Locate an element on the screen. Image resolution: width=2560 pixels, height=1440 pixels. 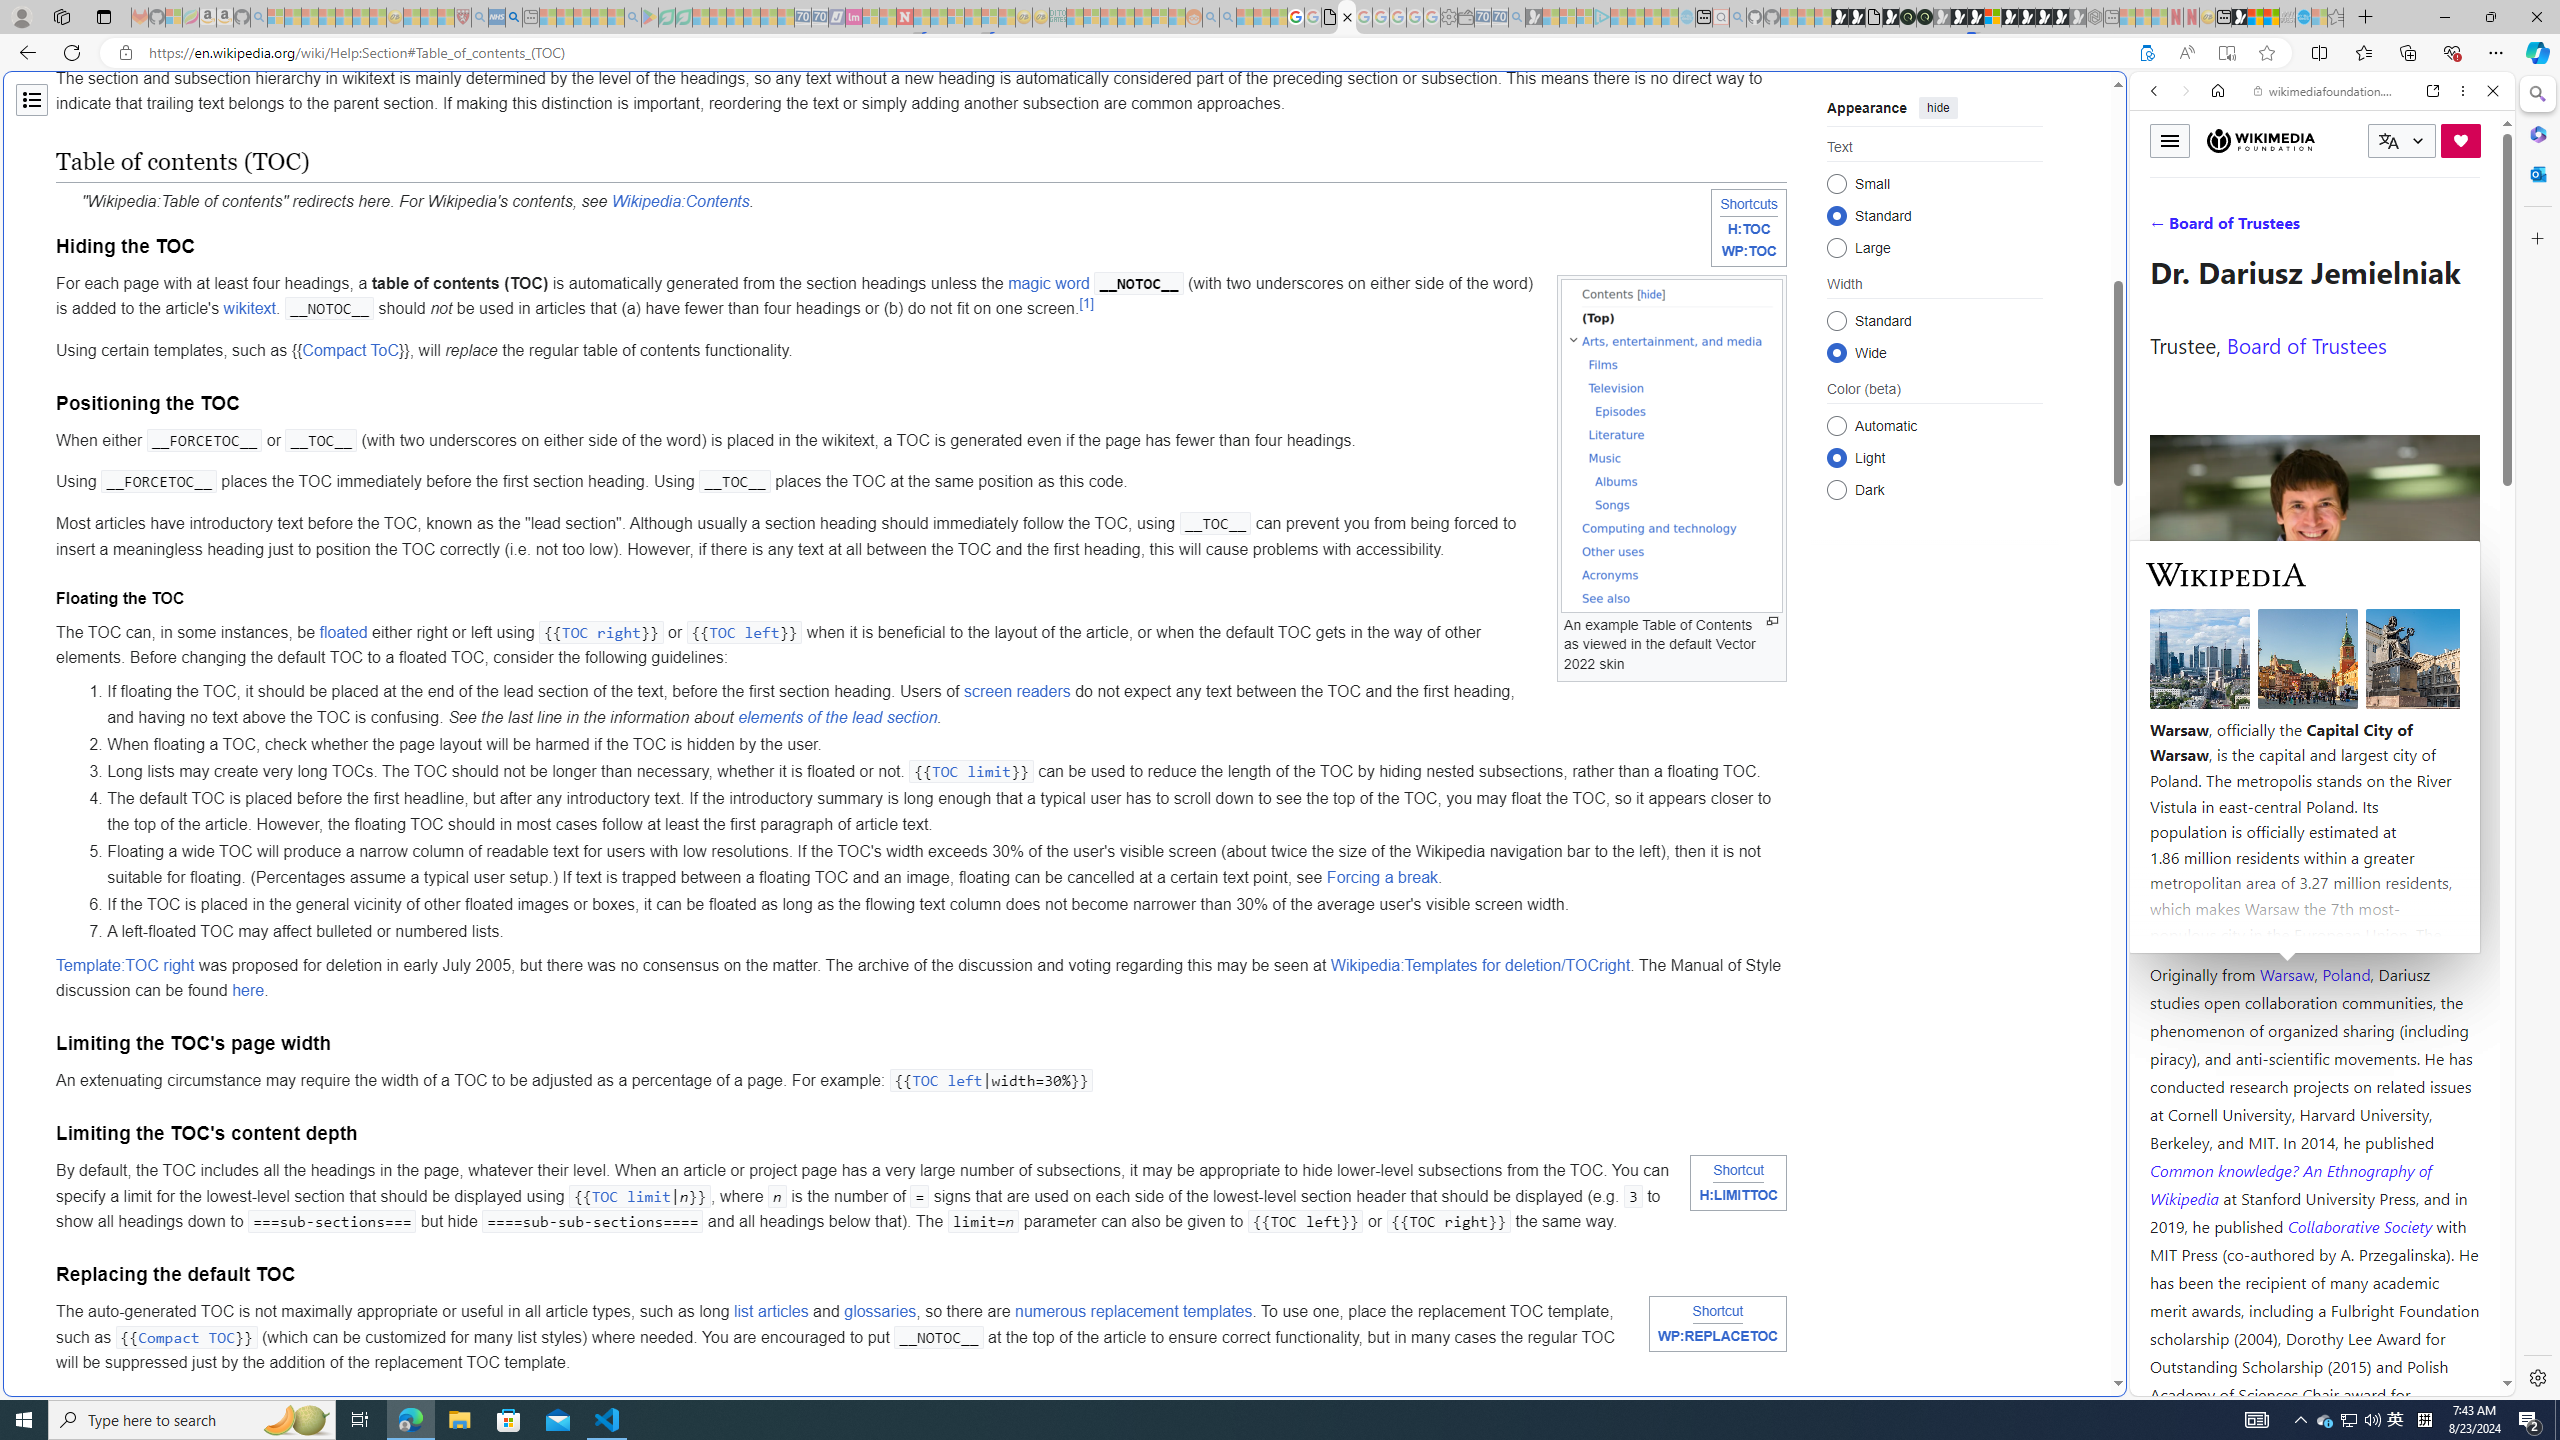
'Close split screen' is located at coordinates (2123, 100).